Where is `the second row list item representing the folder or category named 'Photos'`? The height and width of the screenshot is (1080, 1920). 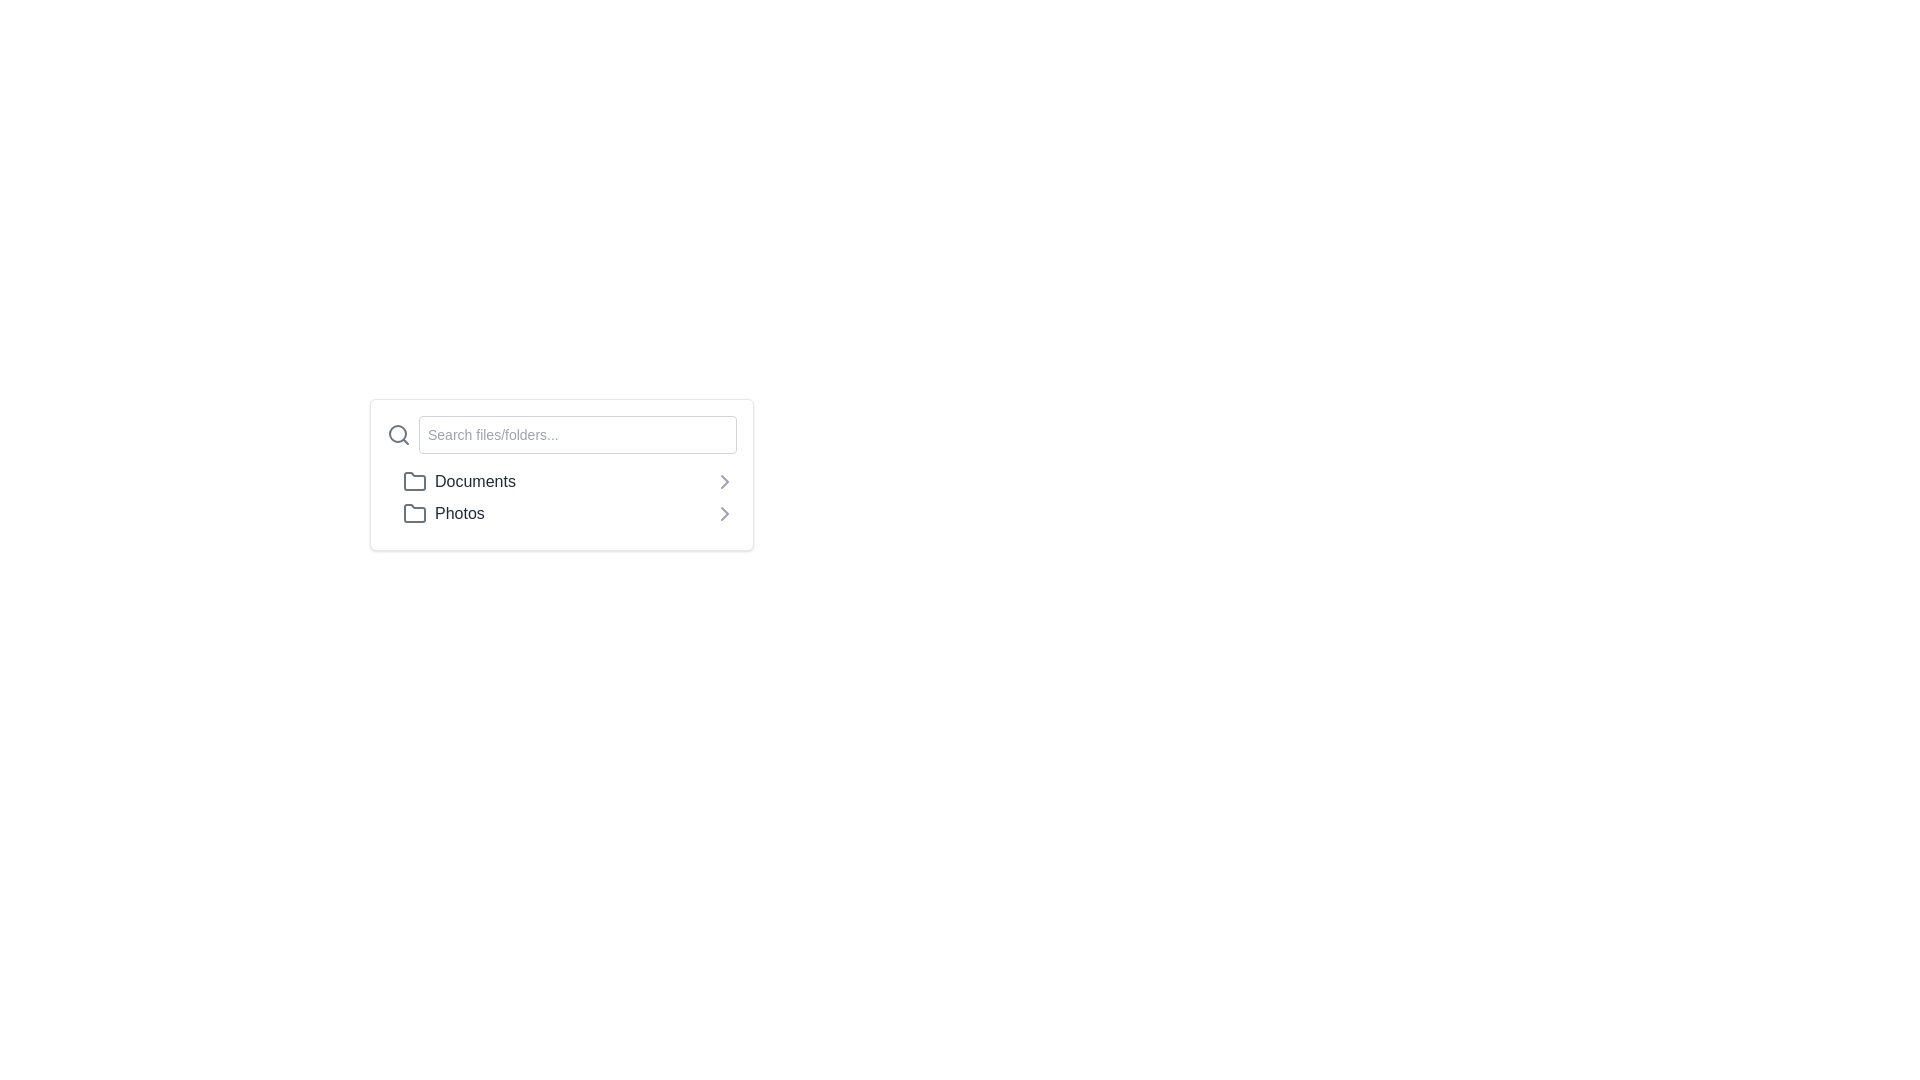
the second row list item representing the folder or category named 'Photos' is located at coordinates (569, 512).